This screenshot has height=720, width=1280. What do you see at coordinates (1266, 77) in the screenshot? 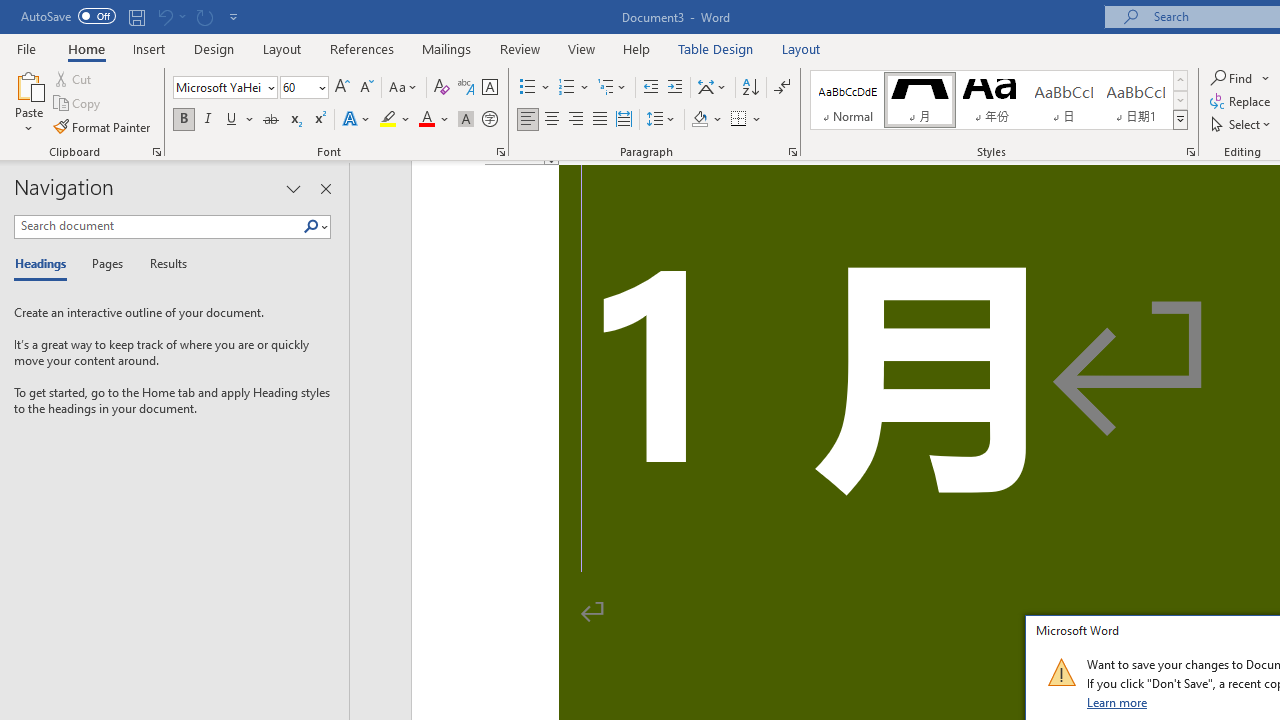
I see `'More Options'` at bounding box center [1266, 77].